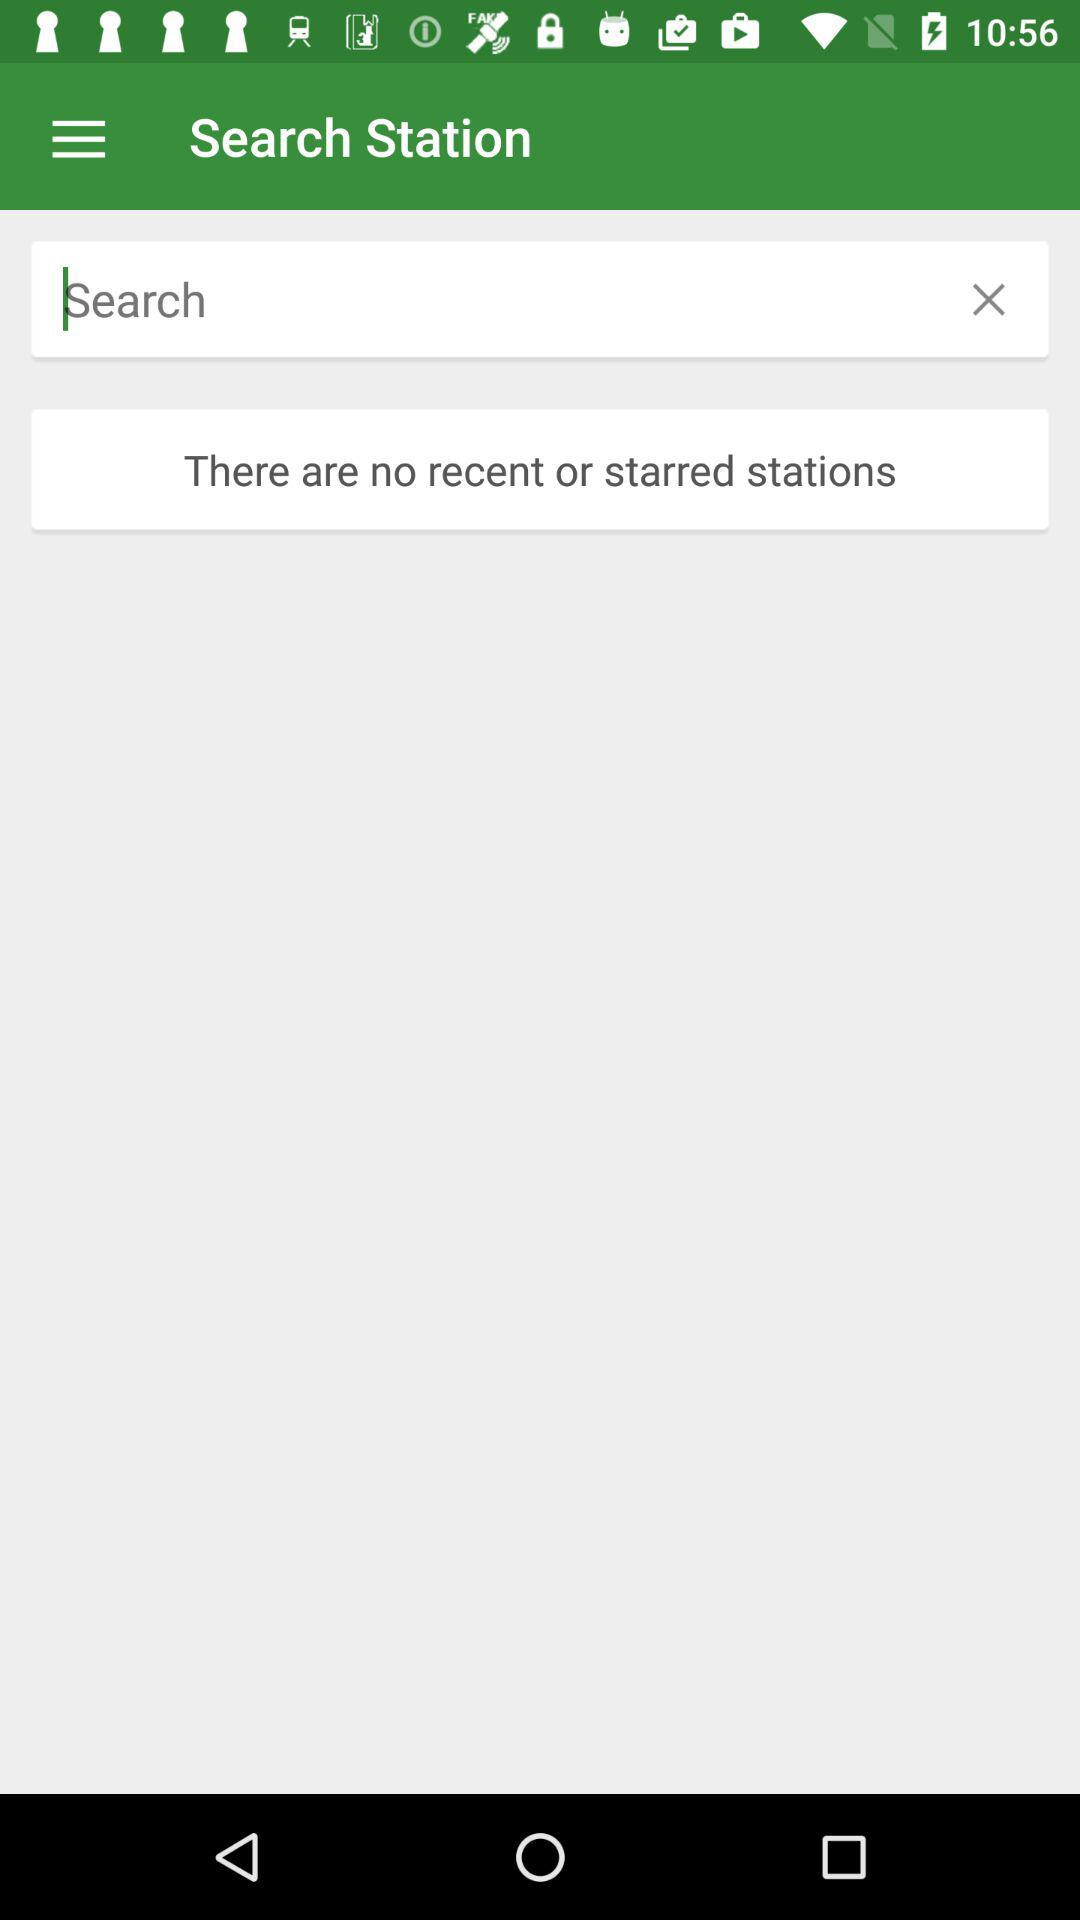 Image resolution: width=1080 pixels, height=1920 pixels. I want to click on item at the top left corner, so click(88, 135).